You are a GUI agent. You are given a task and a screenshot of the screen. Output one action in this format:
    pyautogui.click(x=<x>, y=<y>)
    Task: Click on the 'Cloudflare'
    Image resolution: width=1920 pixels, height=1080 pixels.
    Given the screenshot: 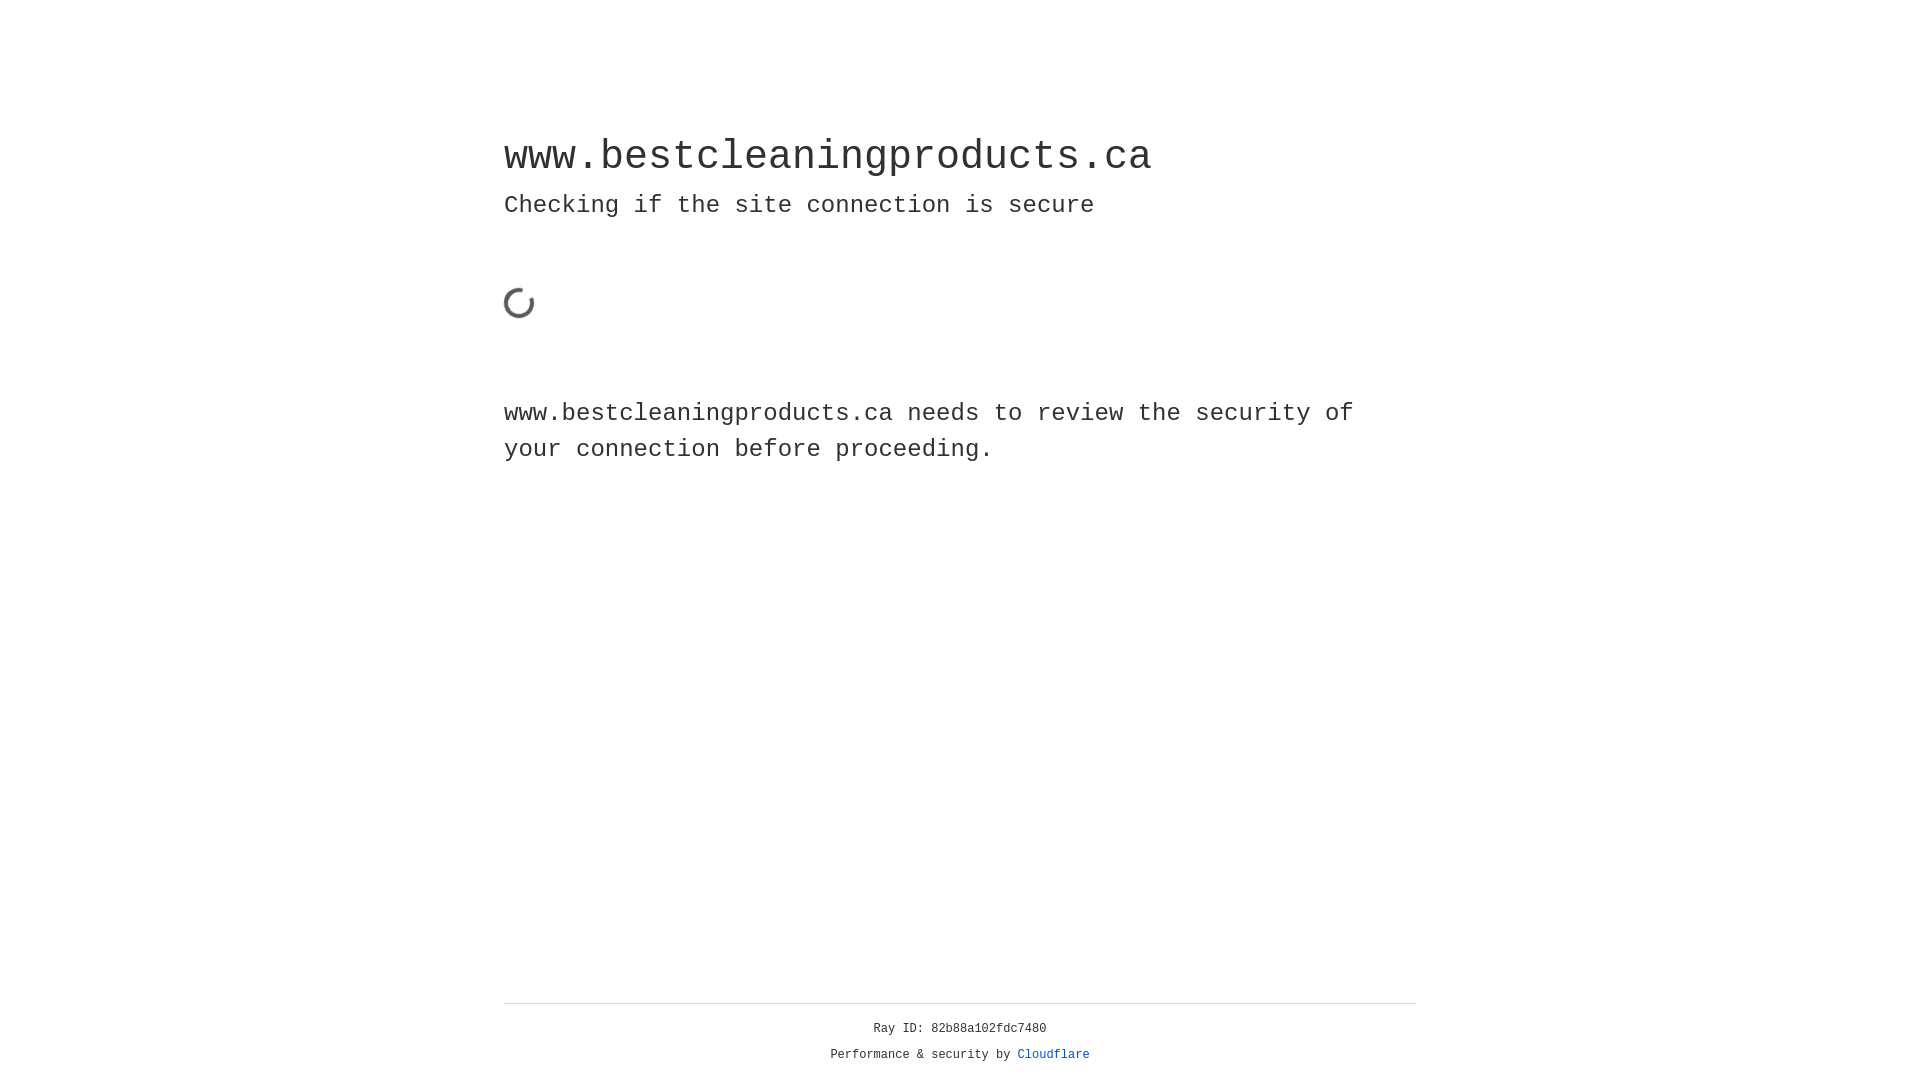 What is the action you would take?
    pyautogui.click(x=1017, y=1054)
    